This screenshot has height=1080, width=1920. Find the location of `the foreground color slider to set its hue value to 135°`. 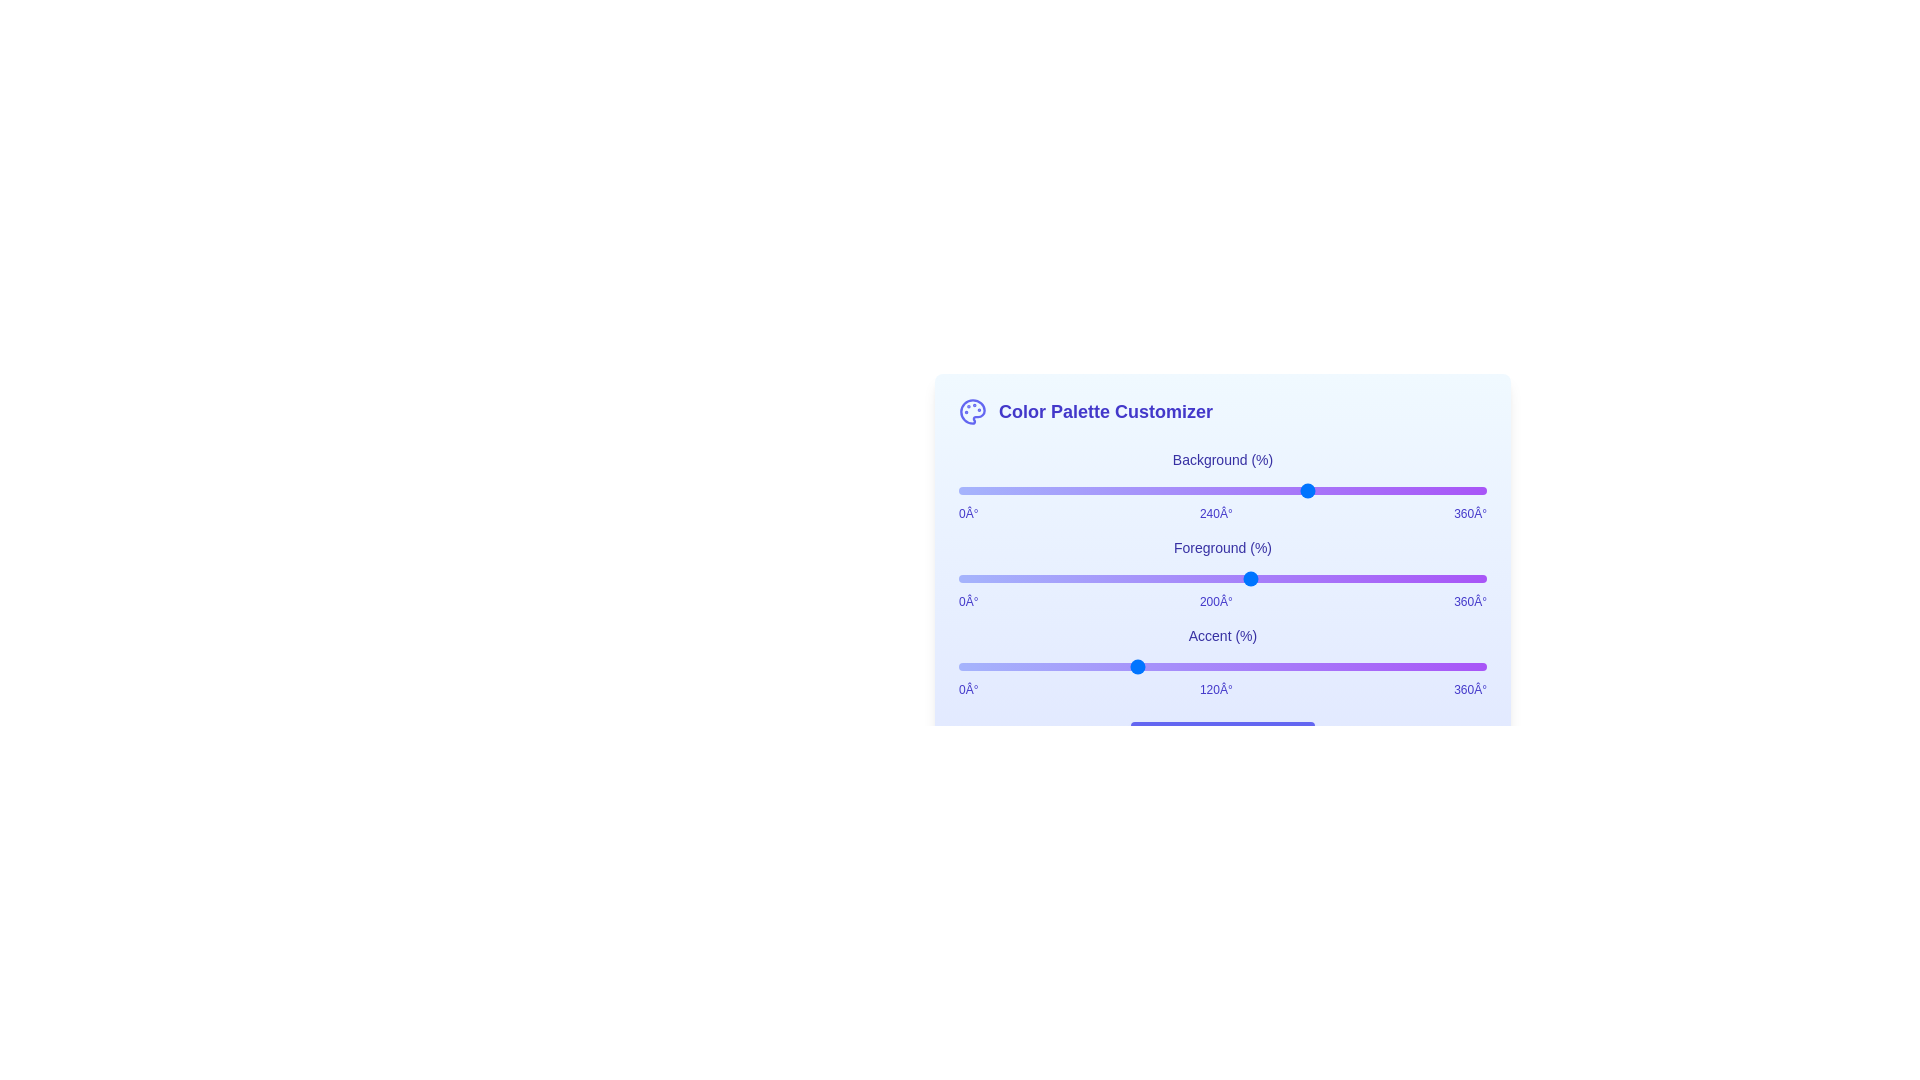

the foreground color slider to set its hue value to 135° is located at coordinates (1156, 578).